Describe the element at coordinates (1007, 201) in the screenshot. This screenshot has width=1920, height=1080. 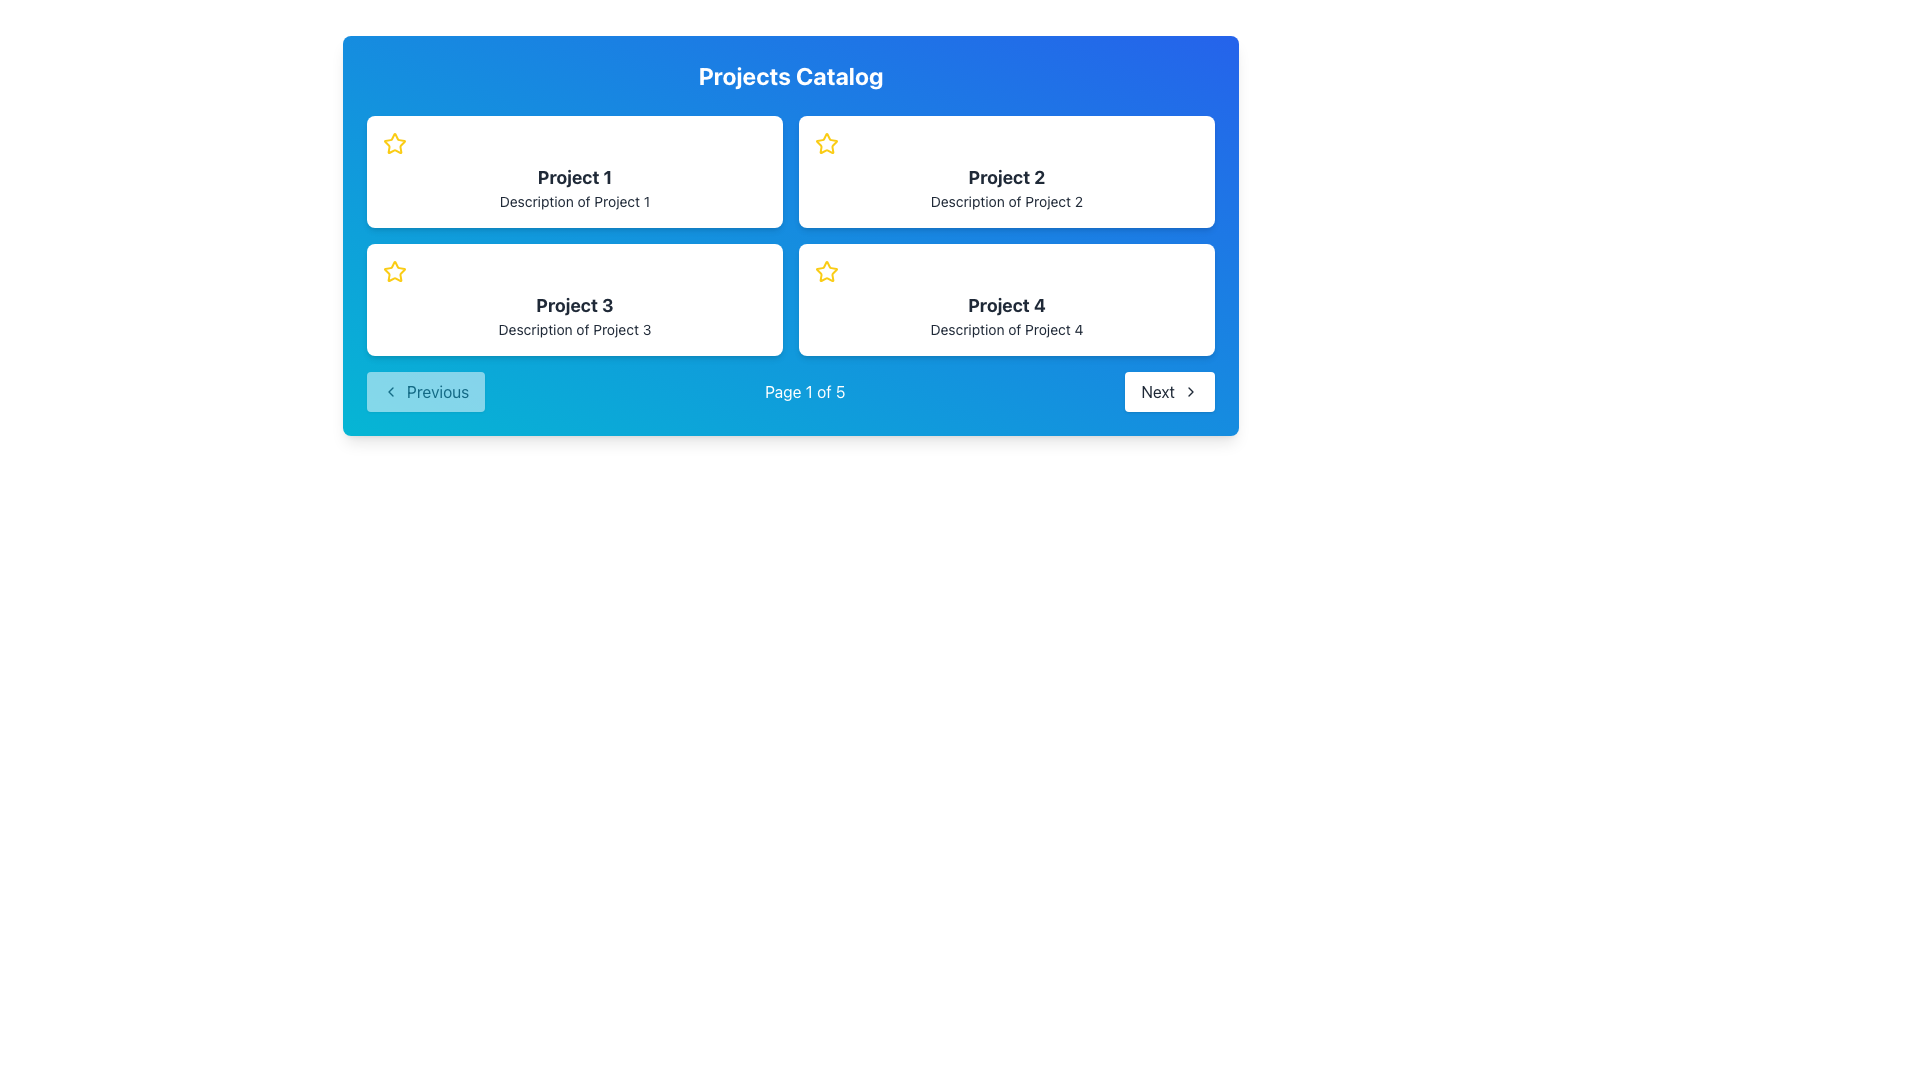
I see `the static text label that reads 'Description of Project 2', which is located below the title 'Project 2' in the right-hand column of a two-column layout` at that location.